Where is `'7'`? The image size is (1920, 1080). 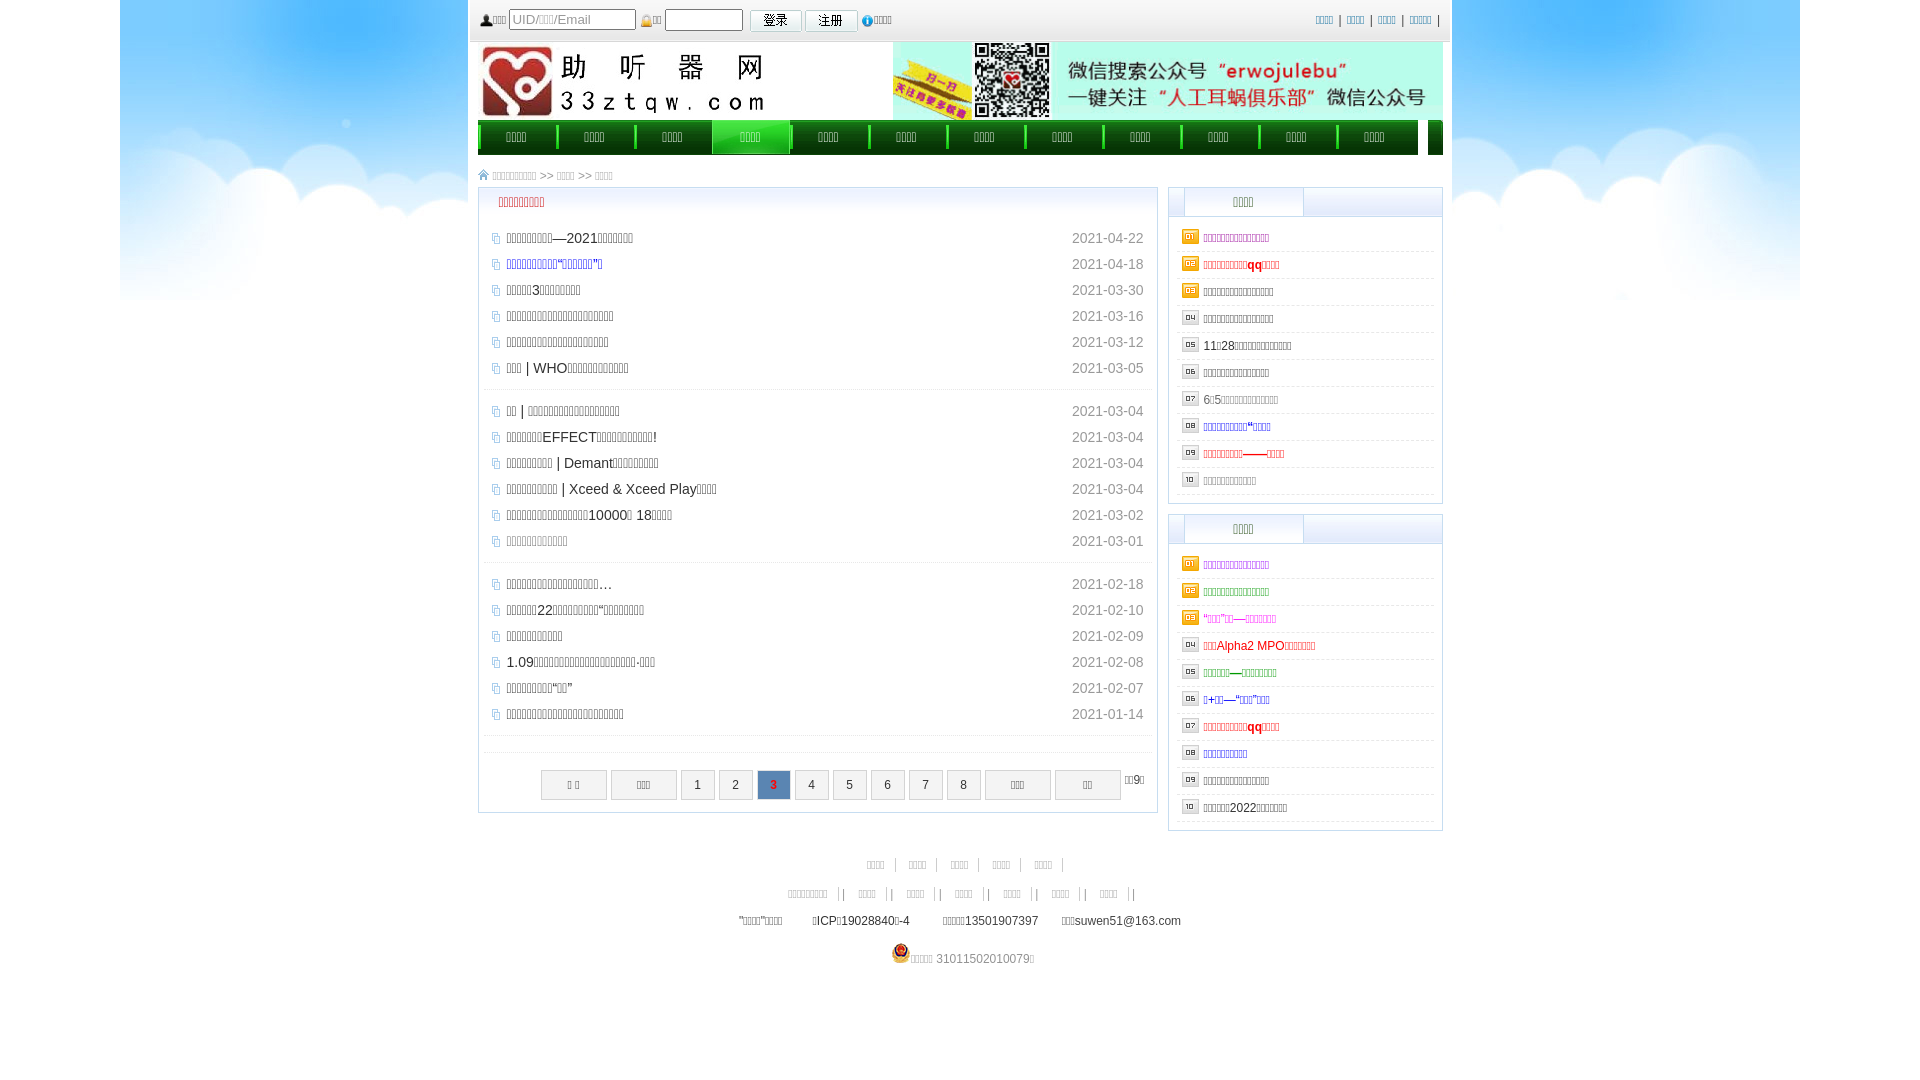
'7' is located at coordinates (925, 784).